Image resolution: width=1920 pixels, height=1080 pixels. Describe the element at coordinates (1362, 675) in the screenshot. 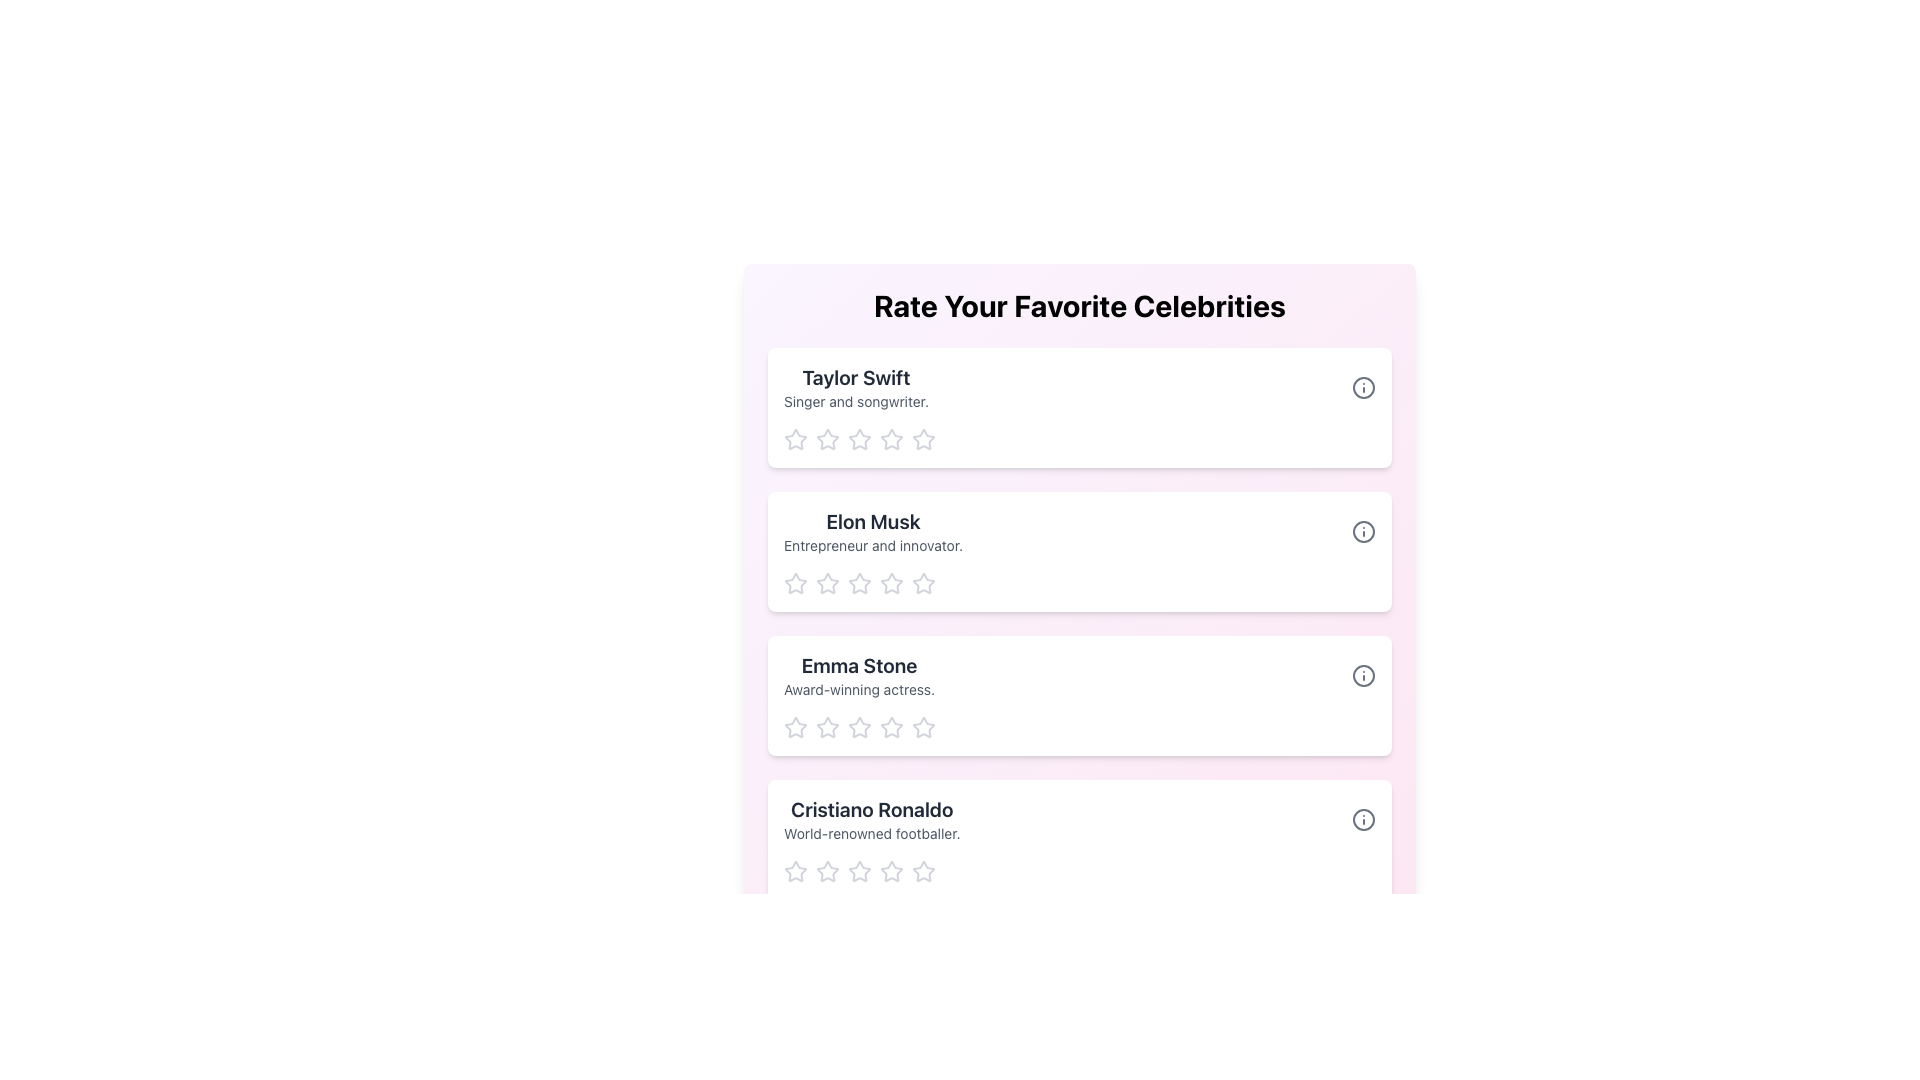

I see `the informational icon located at the extreme right of the 'Emma Stone' row` at that location.